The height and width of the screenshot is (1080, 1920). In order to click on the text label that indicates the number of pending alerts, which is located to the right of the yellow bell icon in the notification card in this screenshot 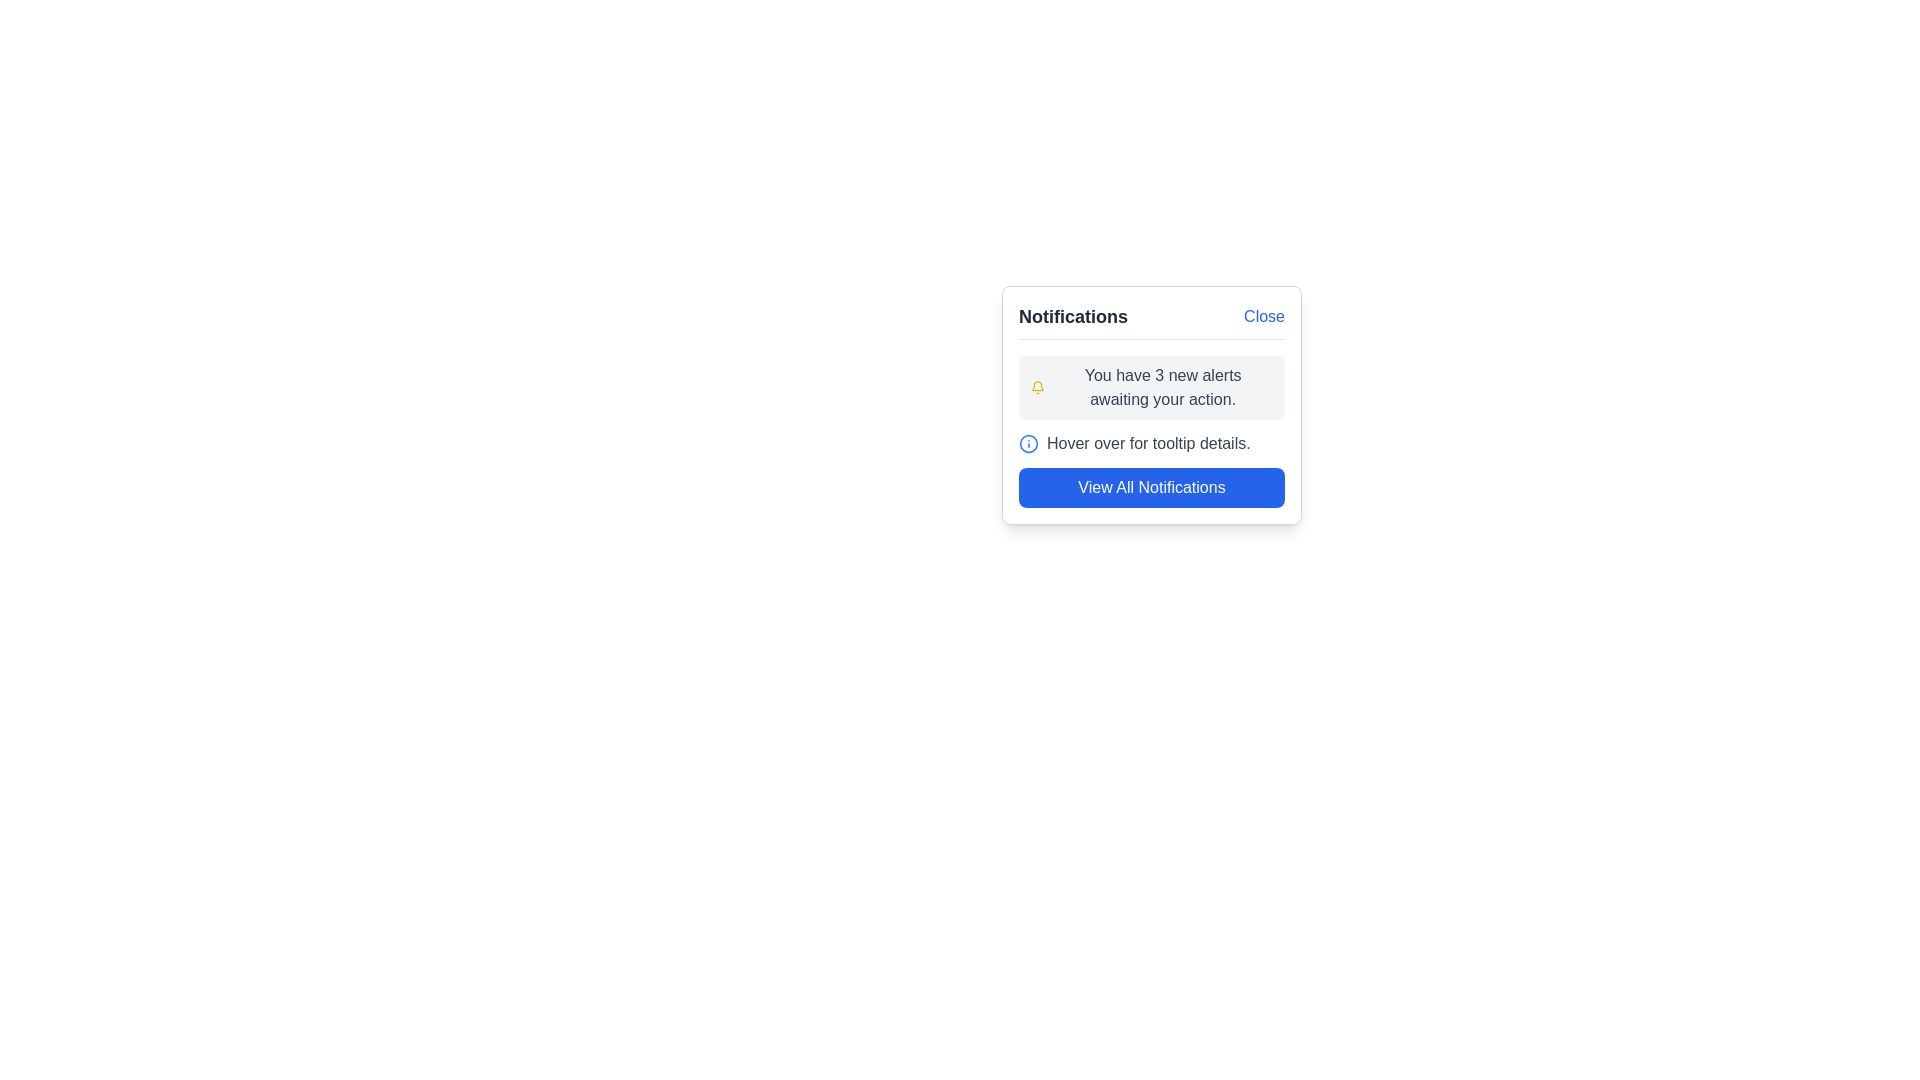, I will do `click(1163, 388)`.